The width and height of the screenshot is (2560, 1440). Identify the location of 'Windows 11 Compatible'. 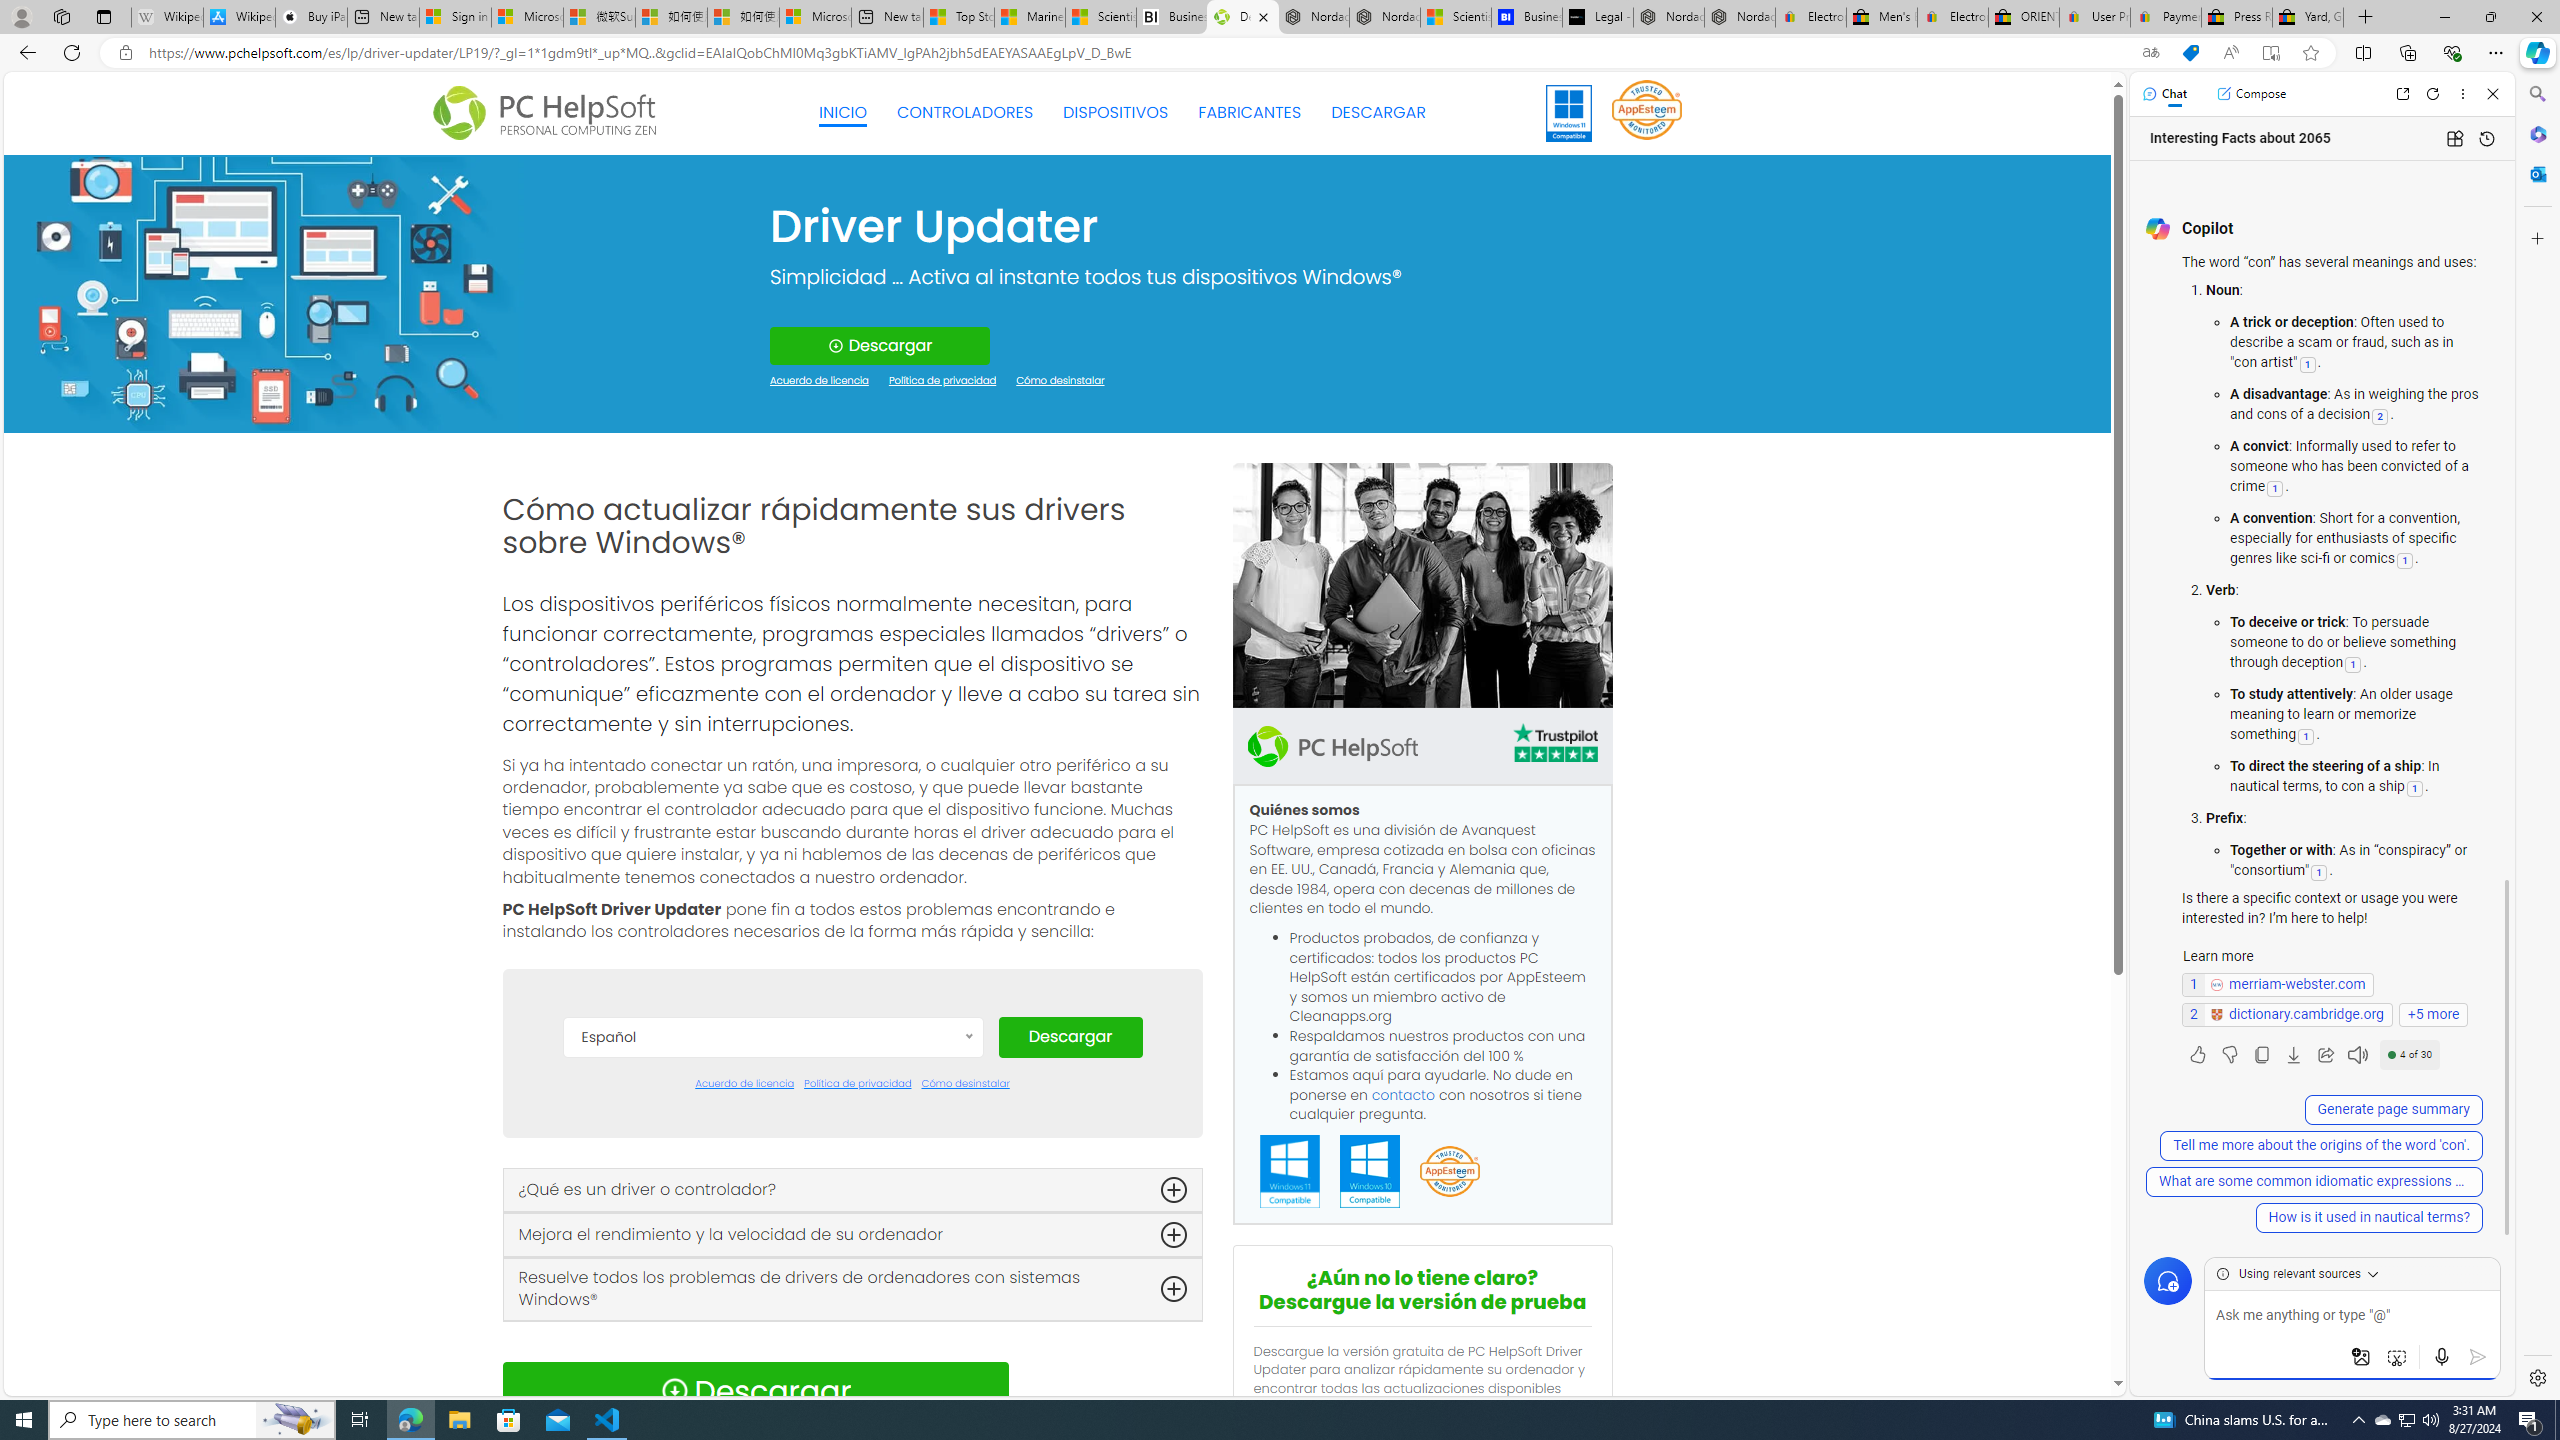
(1289, 1171).